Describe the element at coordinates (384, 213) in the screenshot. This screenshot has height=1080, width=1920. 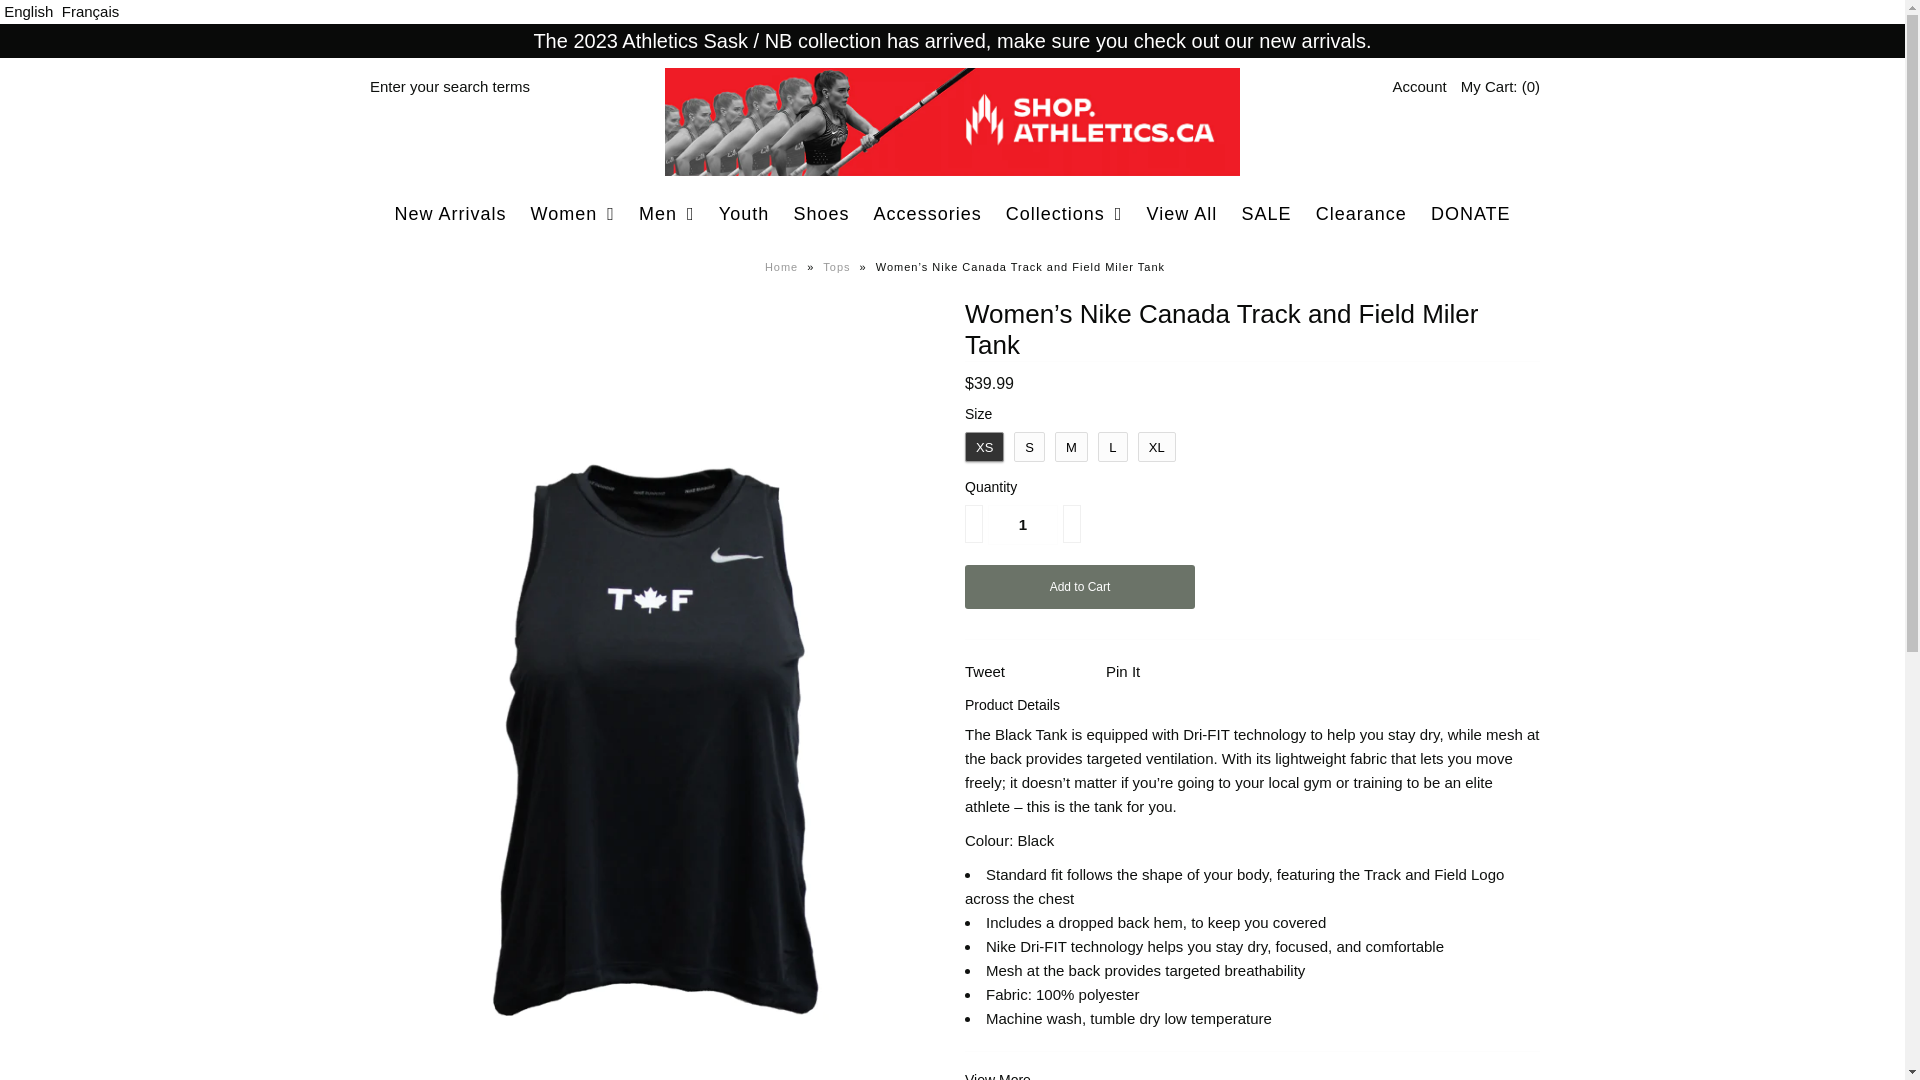
I see `'New Arrivals'` at that location.